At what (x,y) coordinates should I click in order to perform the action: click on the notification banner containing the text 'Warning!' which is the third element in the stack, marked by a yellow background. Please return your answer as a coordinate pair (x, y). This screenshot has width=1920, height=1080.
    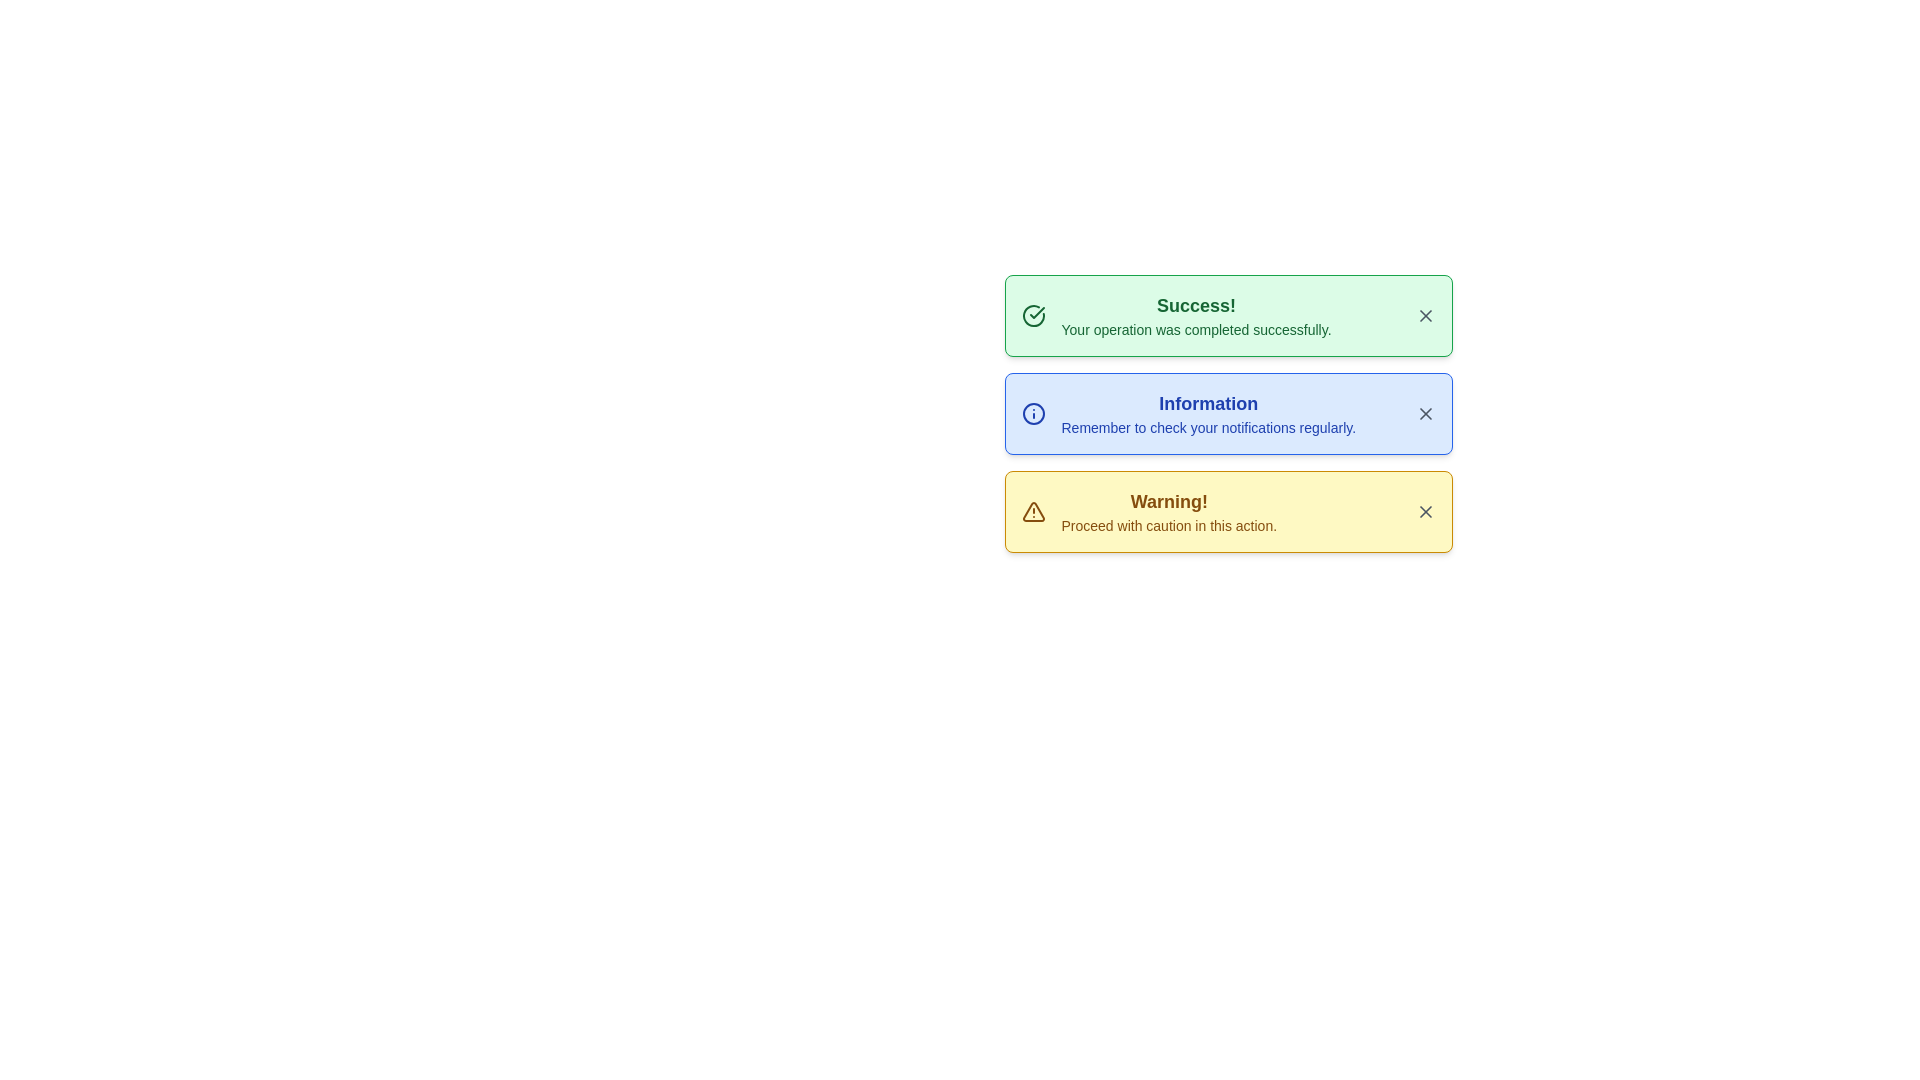
    Looking at the image, I should click on (1169, 511).